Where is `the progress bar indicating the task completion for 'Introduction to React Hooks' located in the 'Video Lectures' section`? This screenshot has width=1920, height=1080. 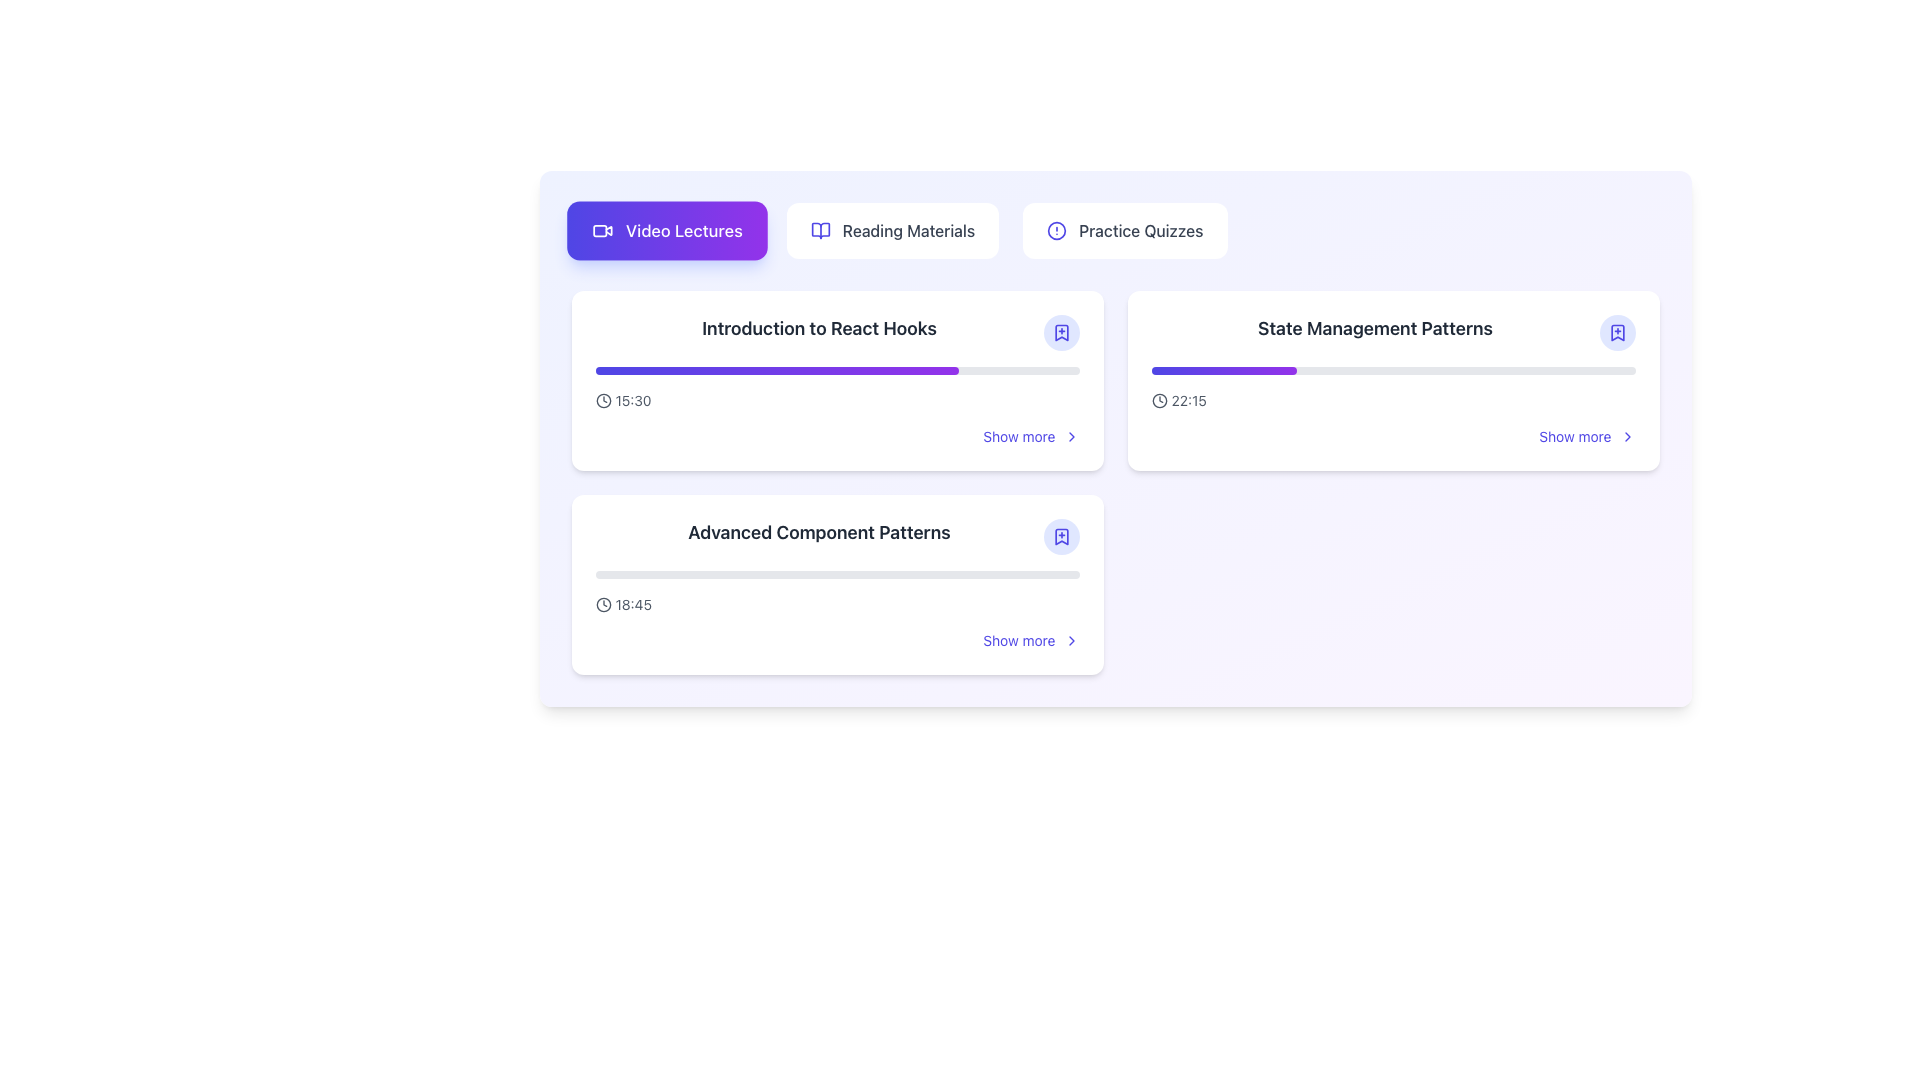
the progress bar indicating the task completion for 'Introduction to React Hooks' located in the 'Video Lectures' section is located at coordinates (837, 370).